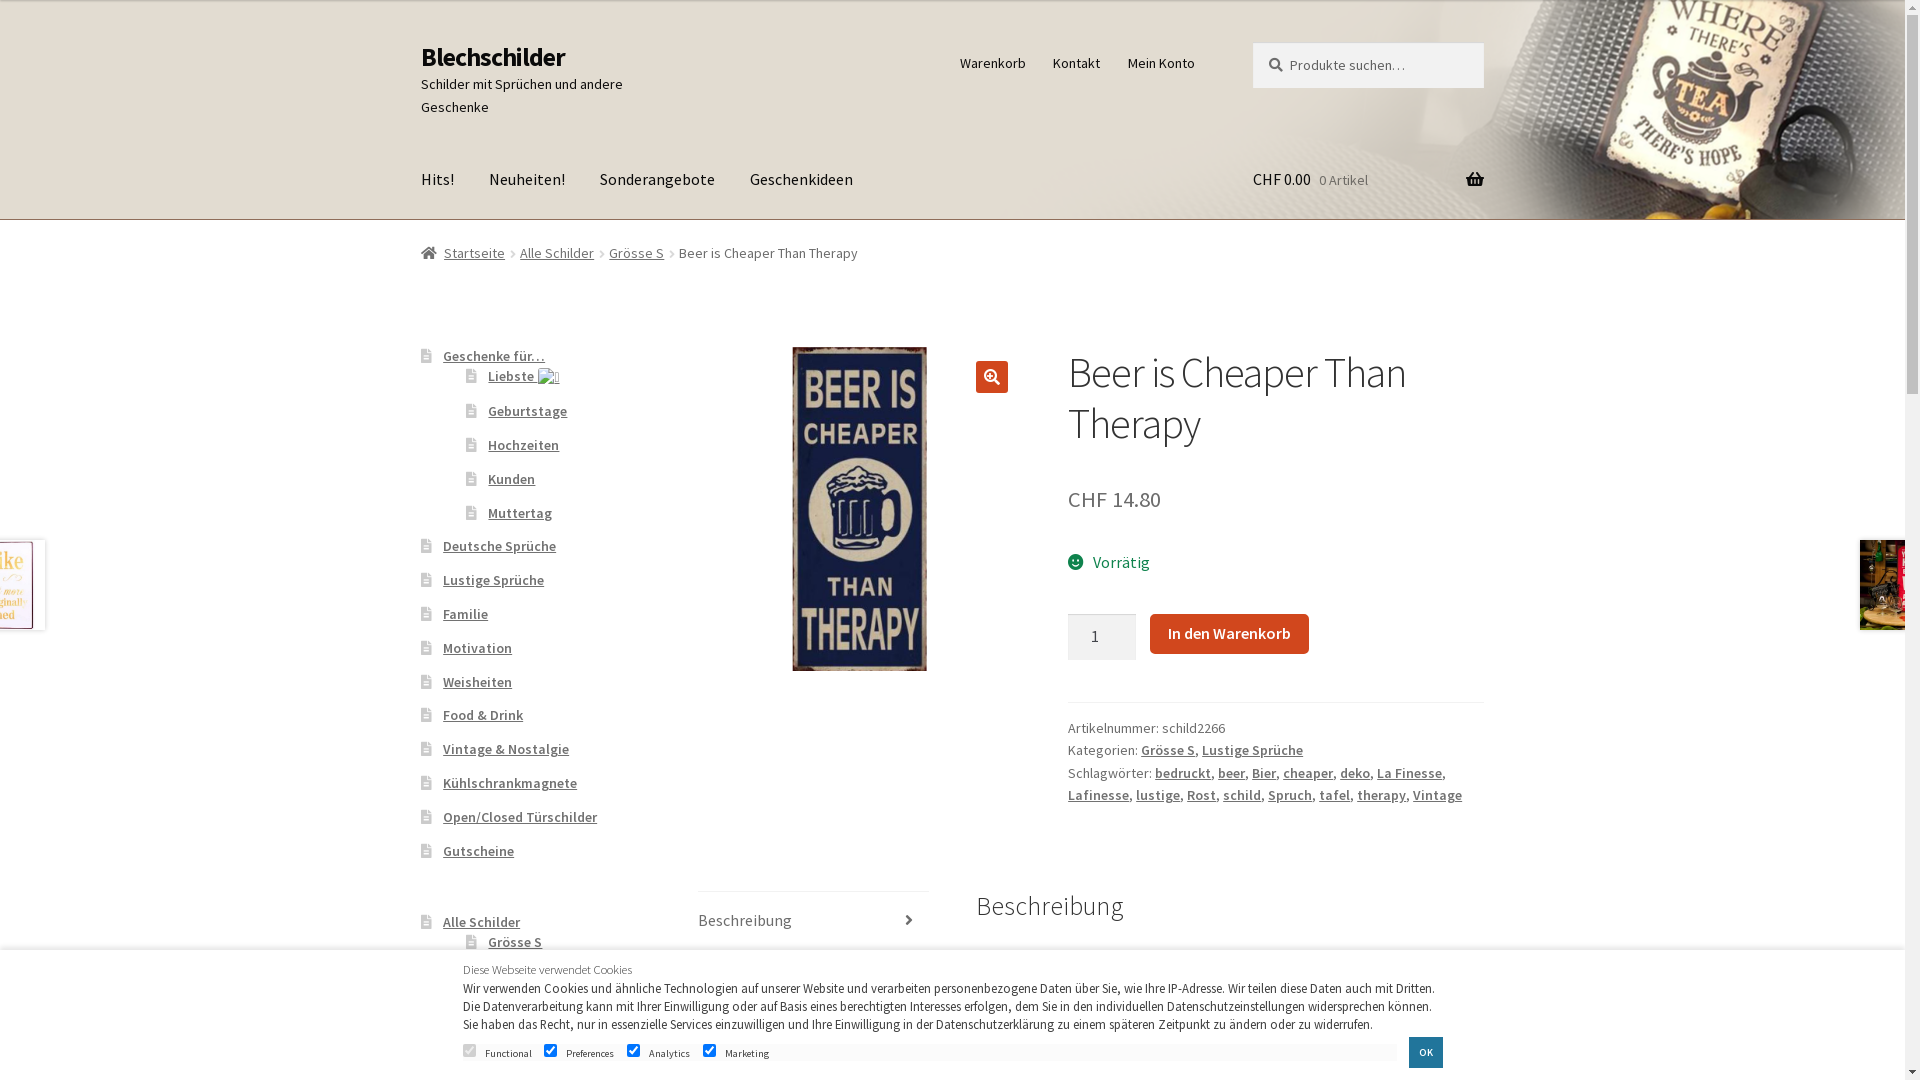 The height and width of the screenshot is (1080, 1920). Describe the element at coordinates (657, 180) in the screenshot. I see `'Sonderangebote'` at that location.